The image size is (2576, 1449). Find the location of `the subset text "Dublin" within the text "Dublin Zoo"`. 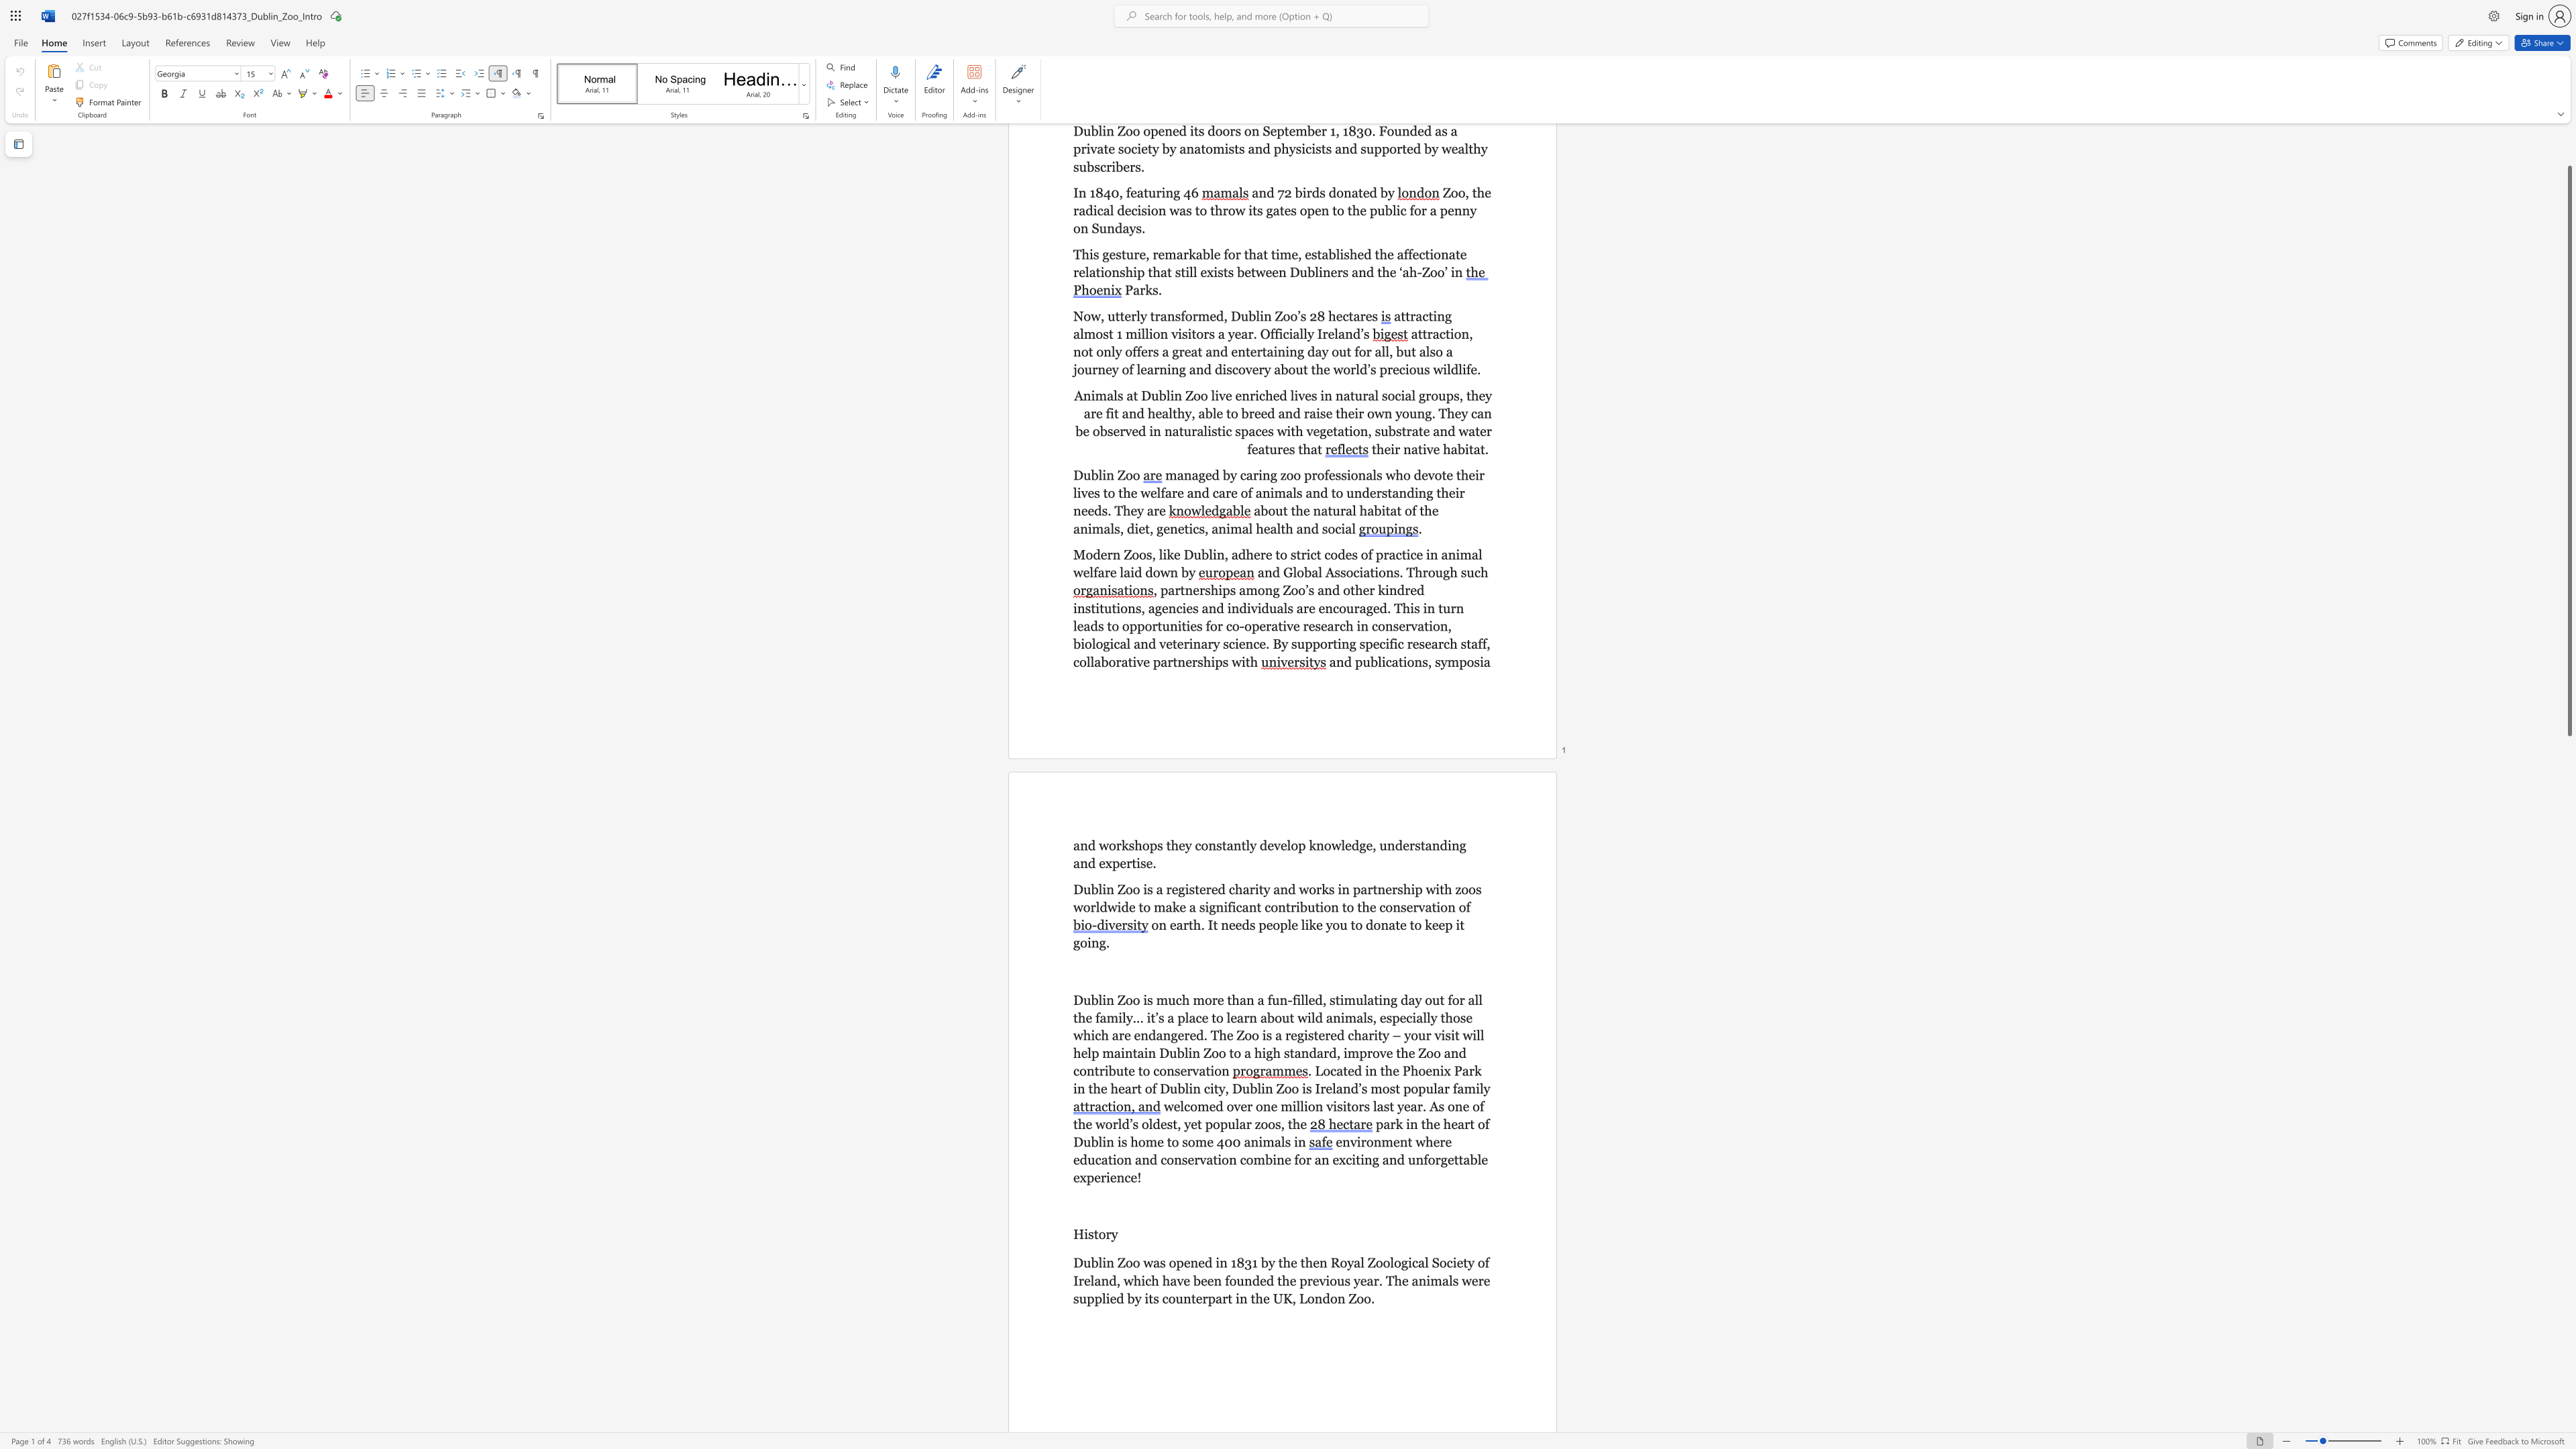

the subset text "Dublin" within the text "Dublin Zoo" is located at coordinates (1073, 474).